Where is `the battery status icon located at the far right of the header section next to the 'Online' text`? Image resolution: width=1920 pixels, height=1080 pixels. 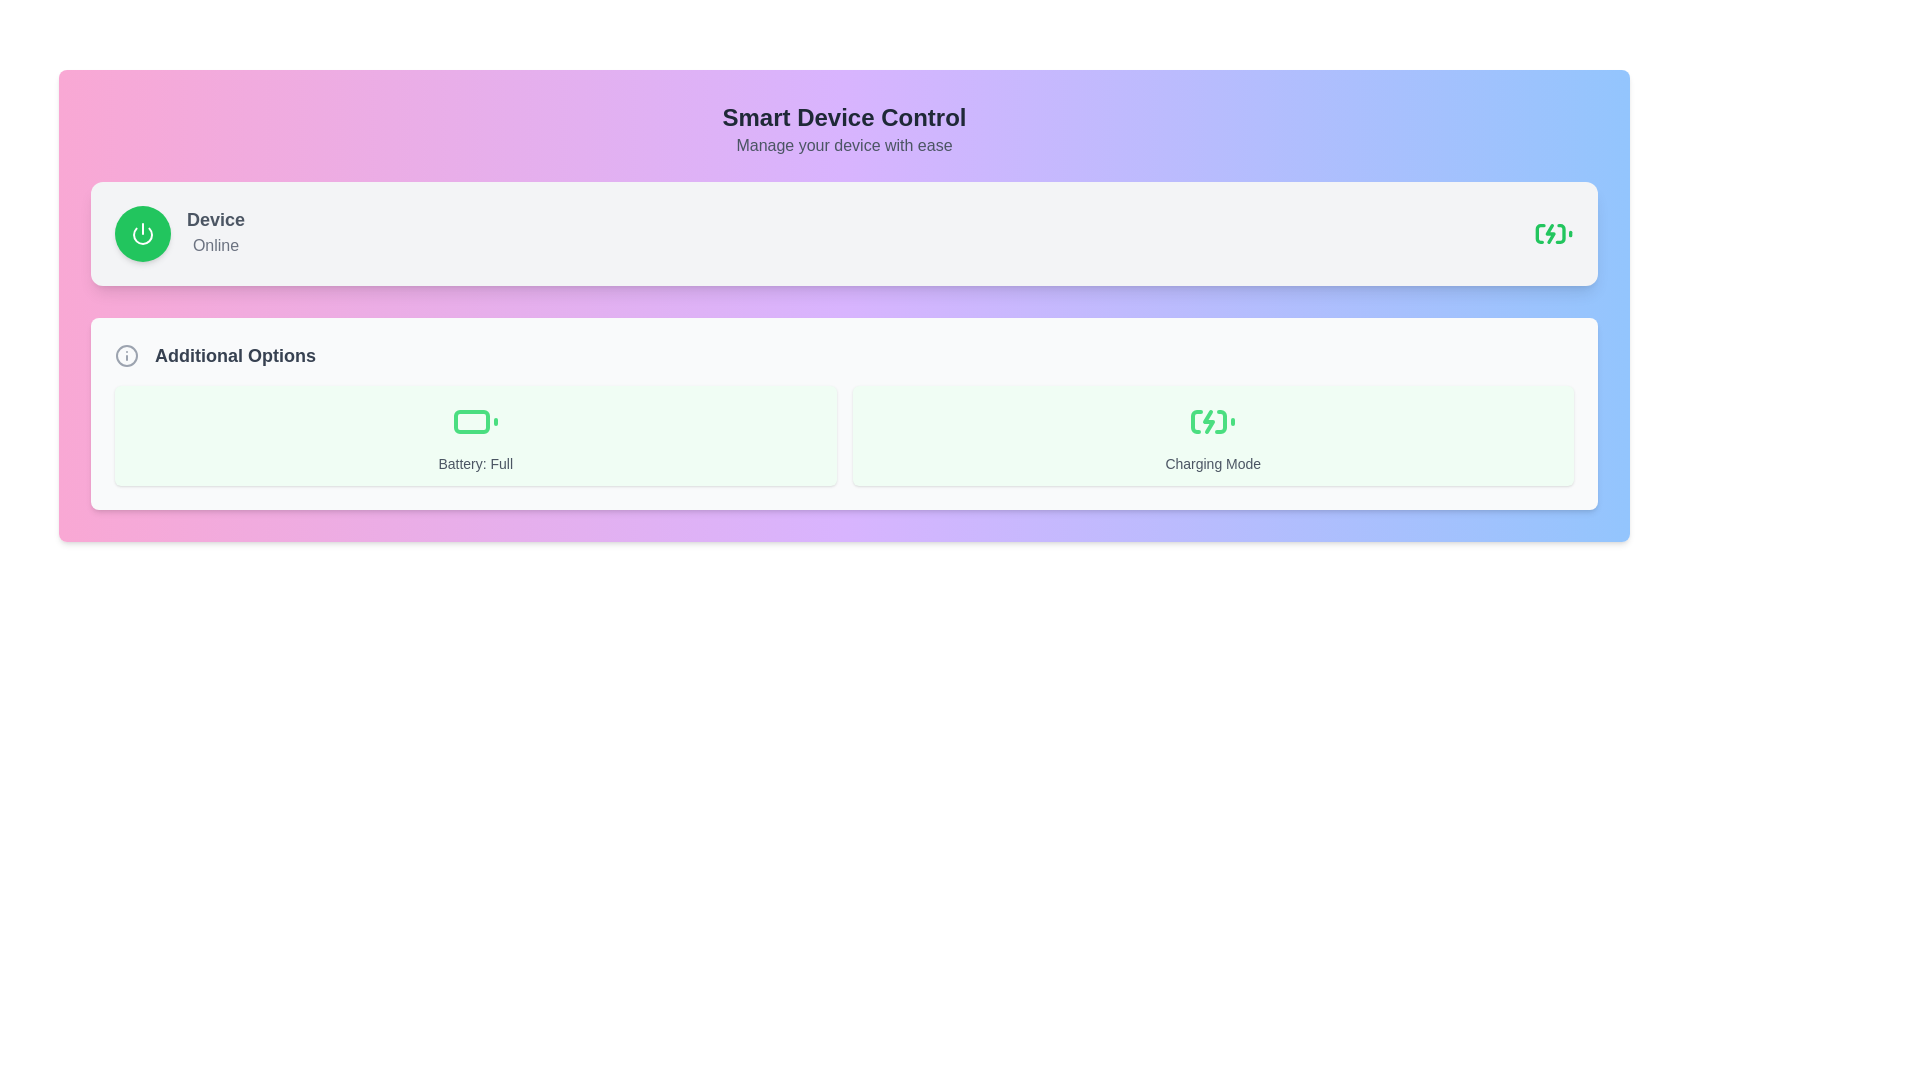
the battery status icon located at the far right of the header section next to the 'Online' text is located at coordinates (1553, 233).